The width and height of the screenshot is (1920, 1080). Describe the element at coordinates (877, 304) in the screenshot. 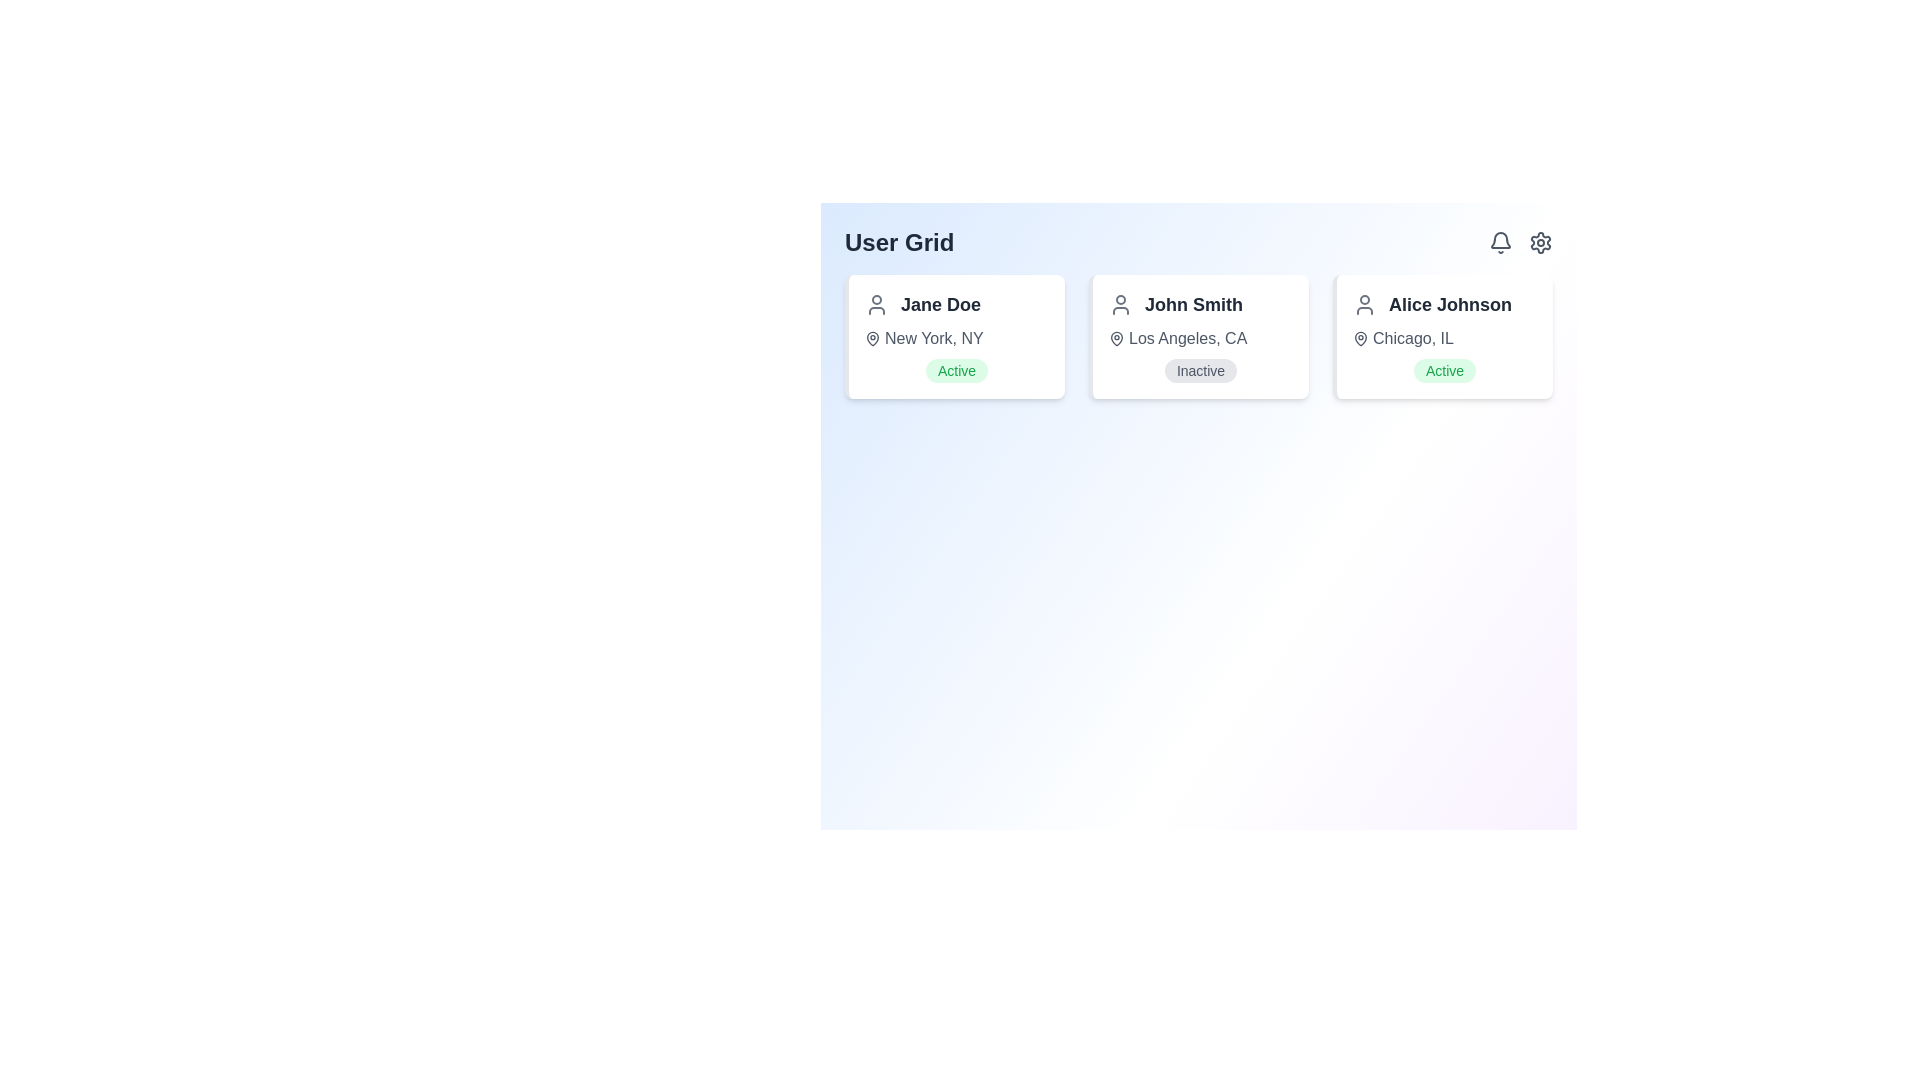

I see `properties of the user profile icon, which is a gray circular head shape above a semi-circular body outline, located in the first card of the user grid next to 'Jane Doe'` at that location.